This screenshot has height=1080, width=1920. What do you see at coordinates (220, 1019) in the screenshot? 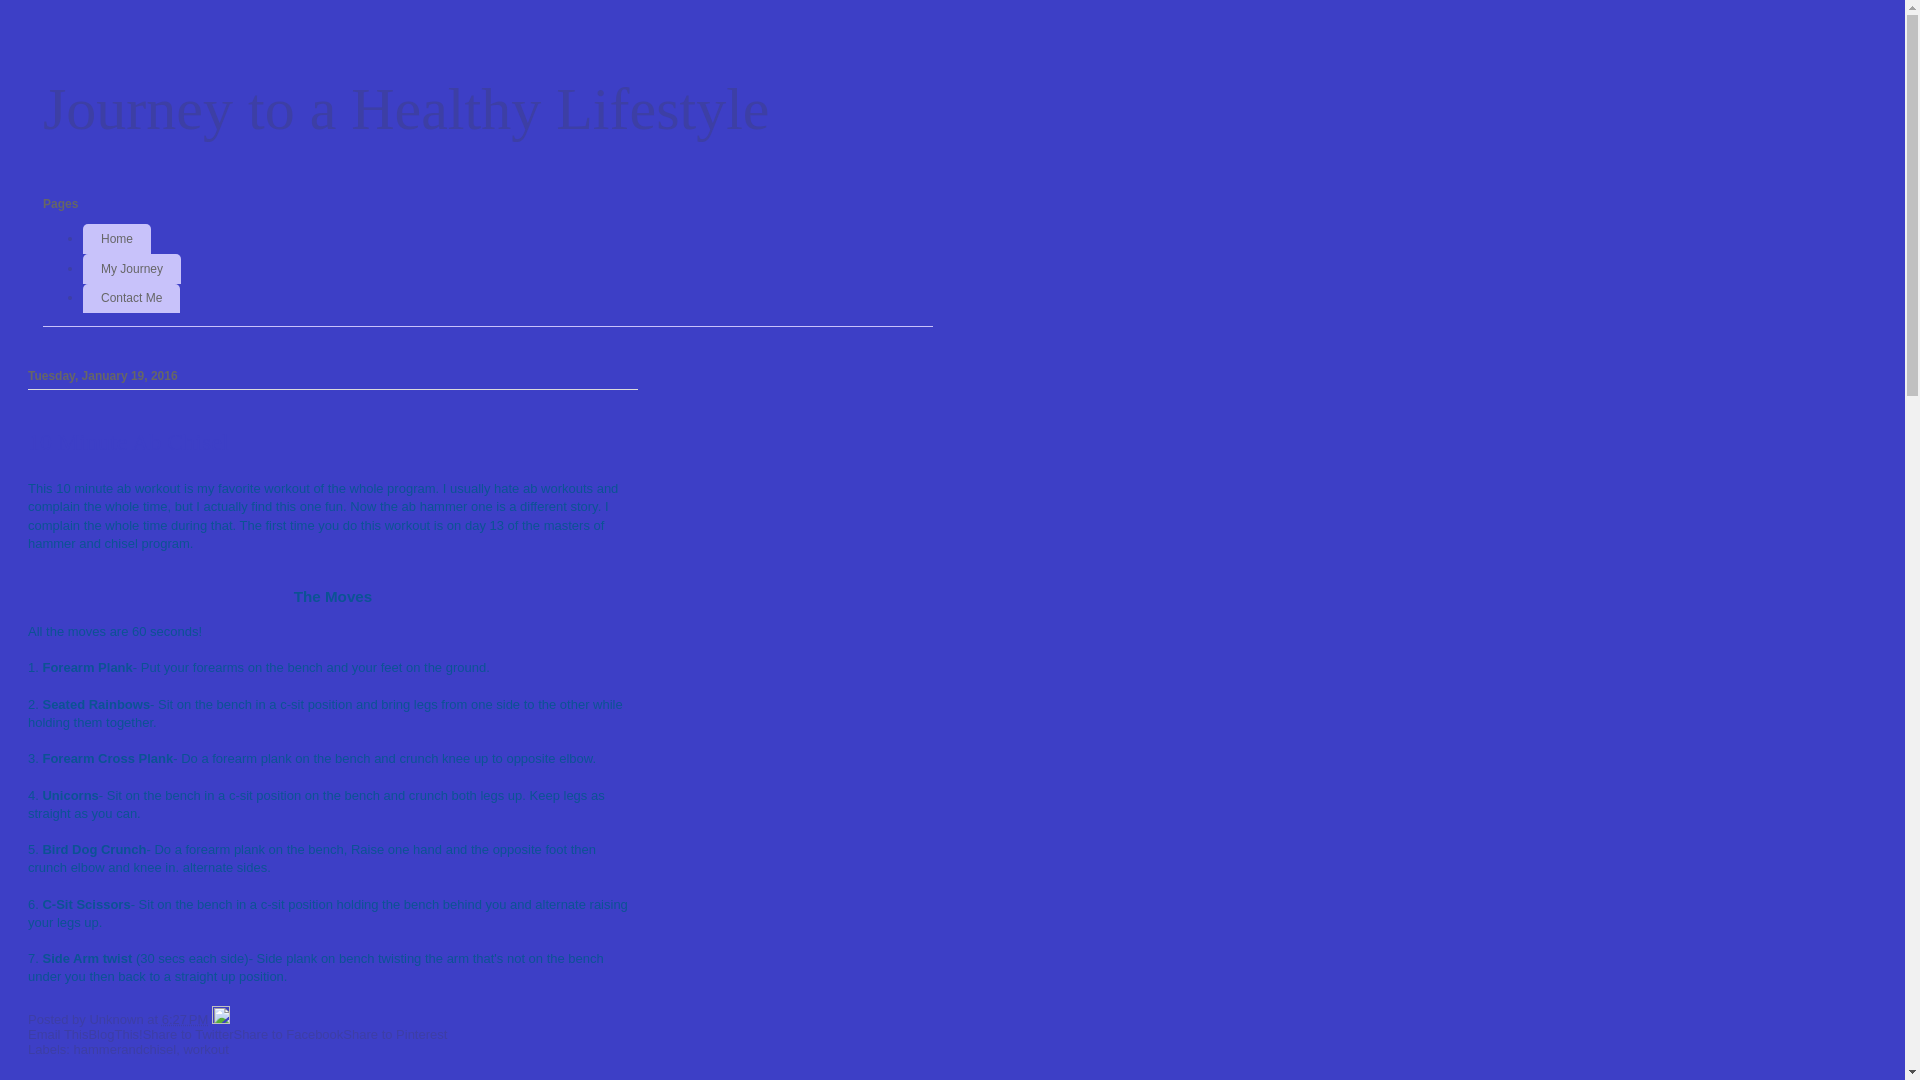
I see `'Edit Post'` at bounding box center [220, 1019].